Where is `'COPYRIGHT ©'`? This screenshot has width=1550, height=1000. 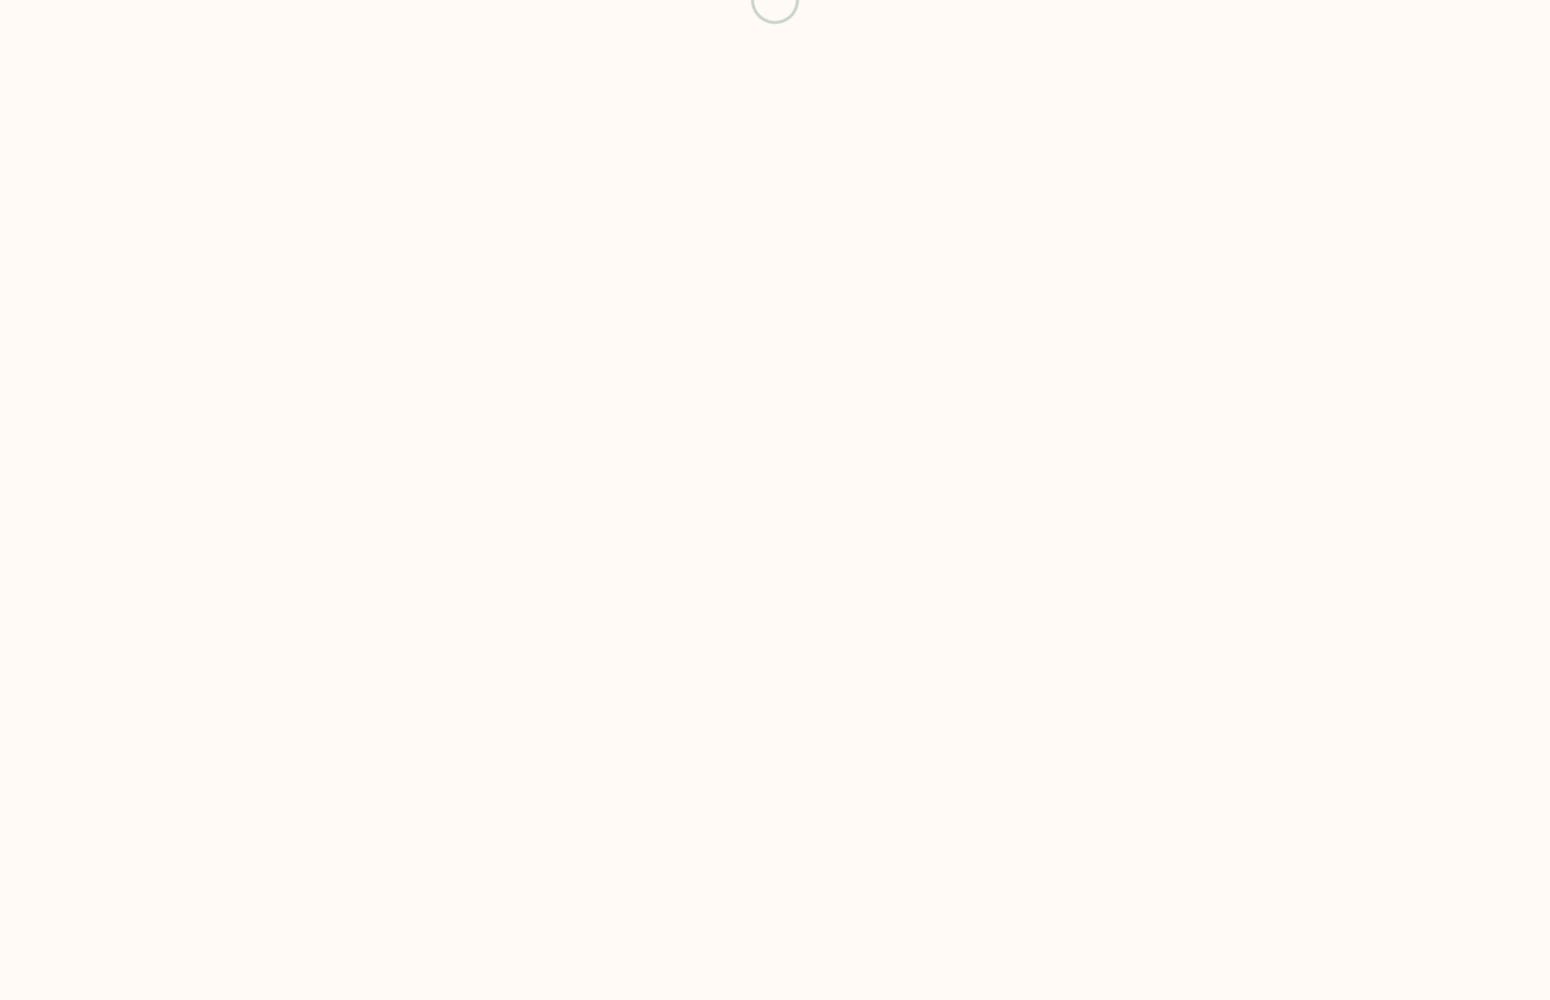 'COPYRIGHT ©' is located at coordinates (652, 312).